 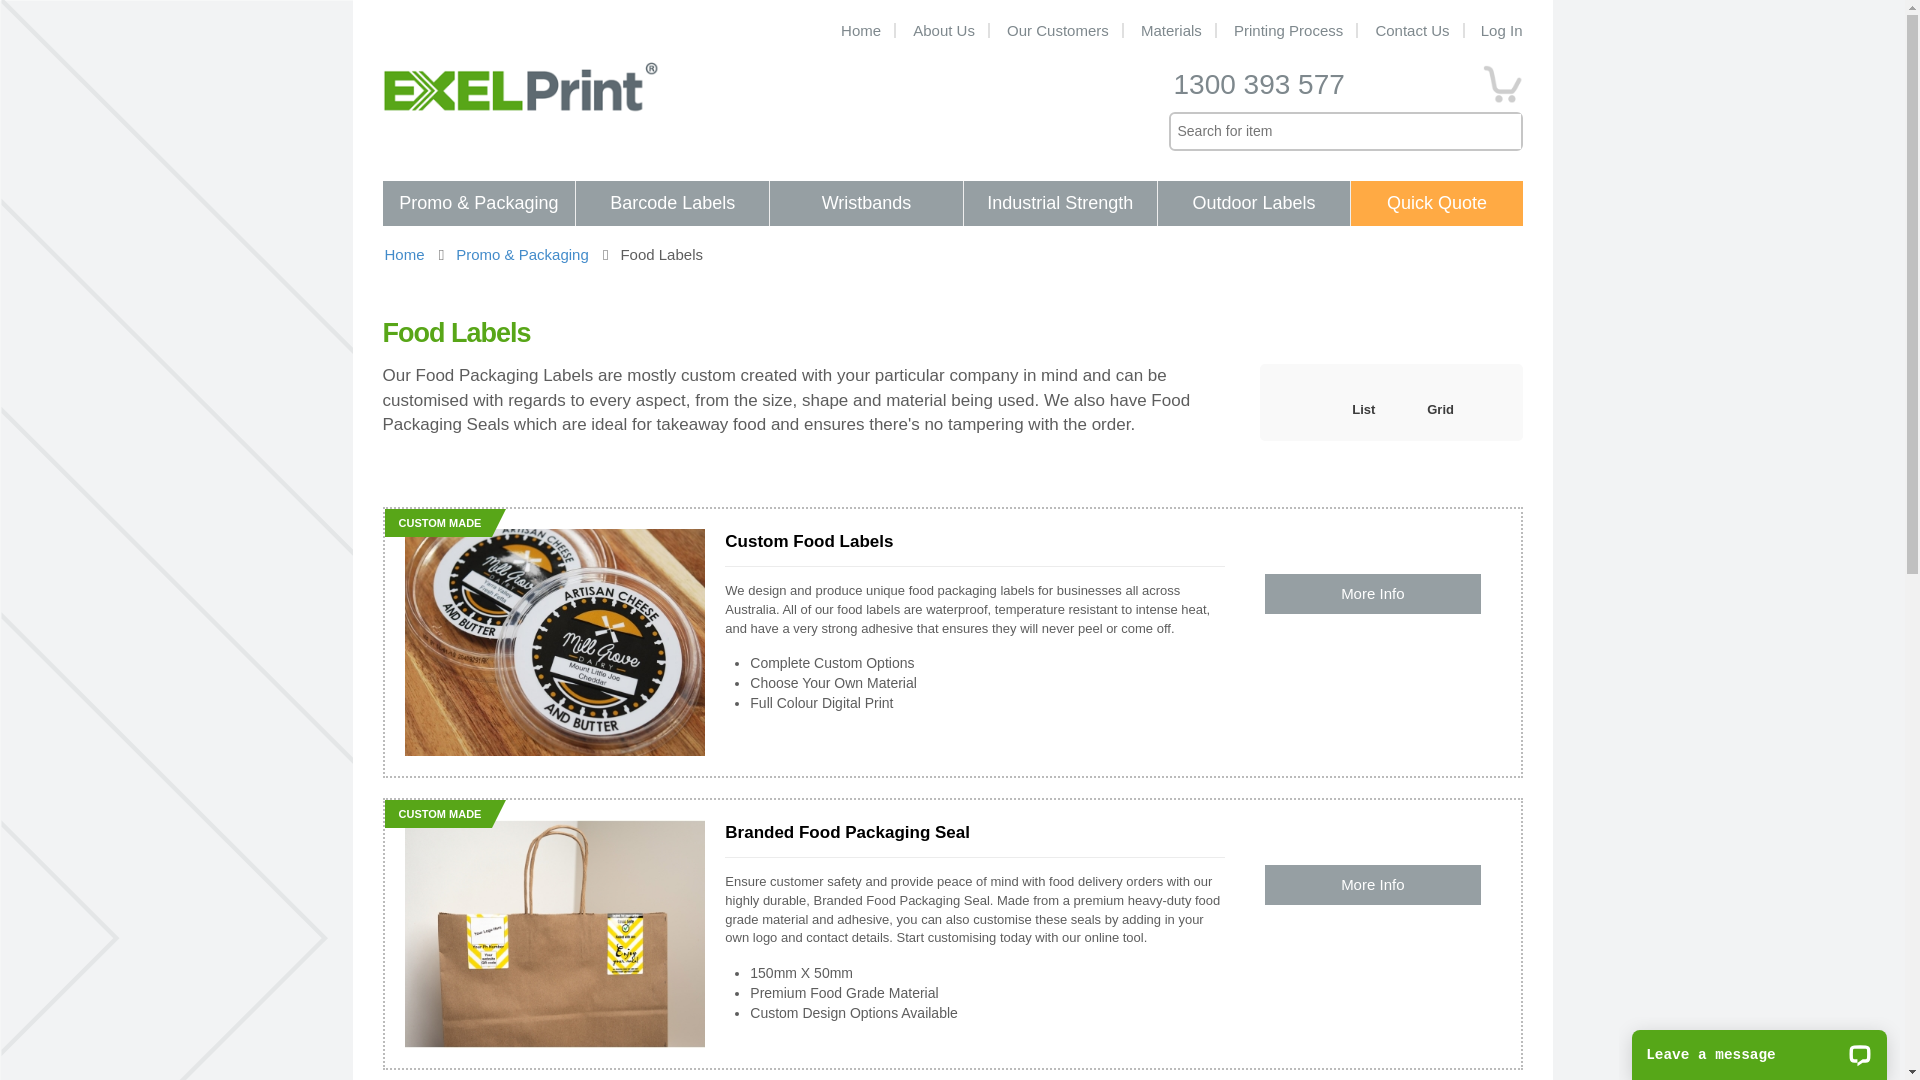 I want to click on '0', so click(x=1482, y=74).